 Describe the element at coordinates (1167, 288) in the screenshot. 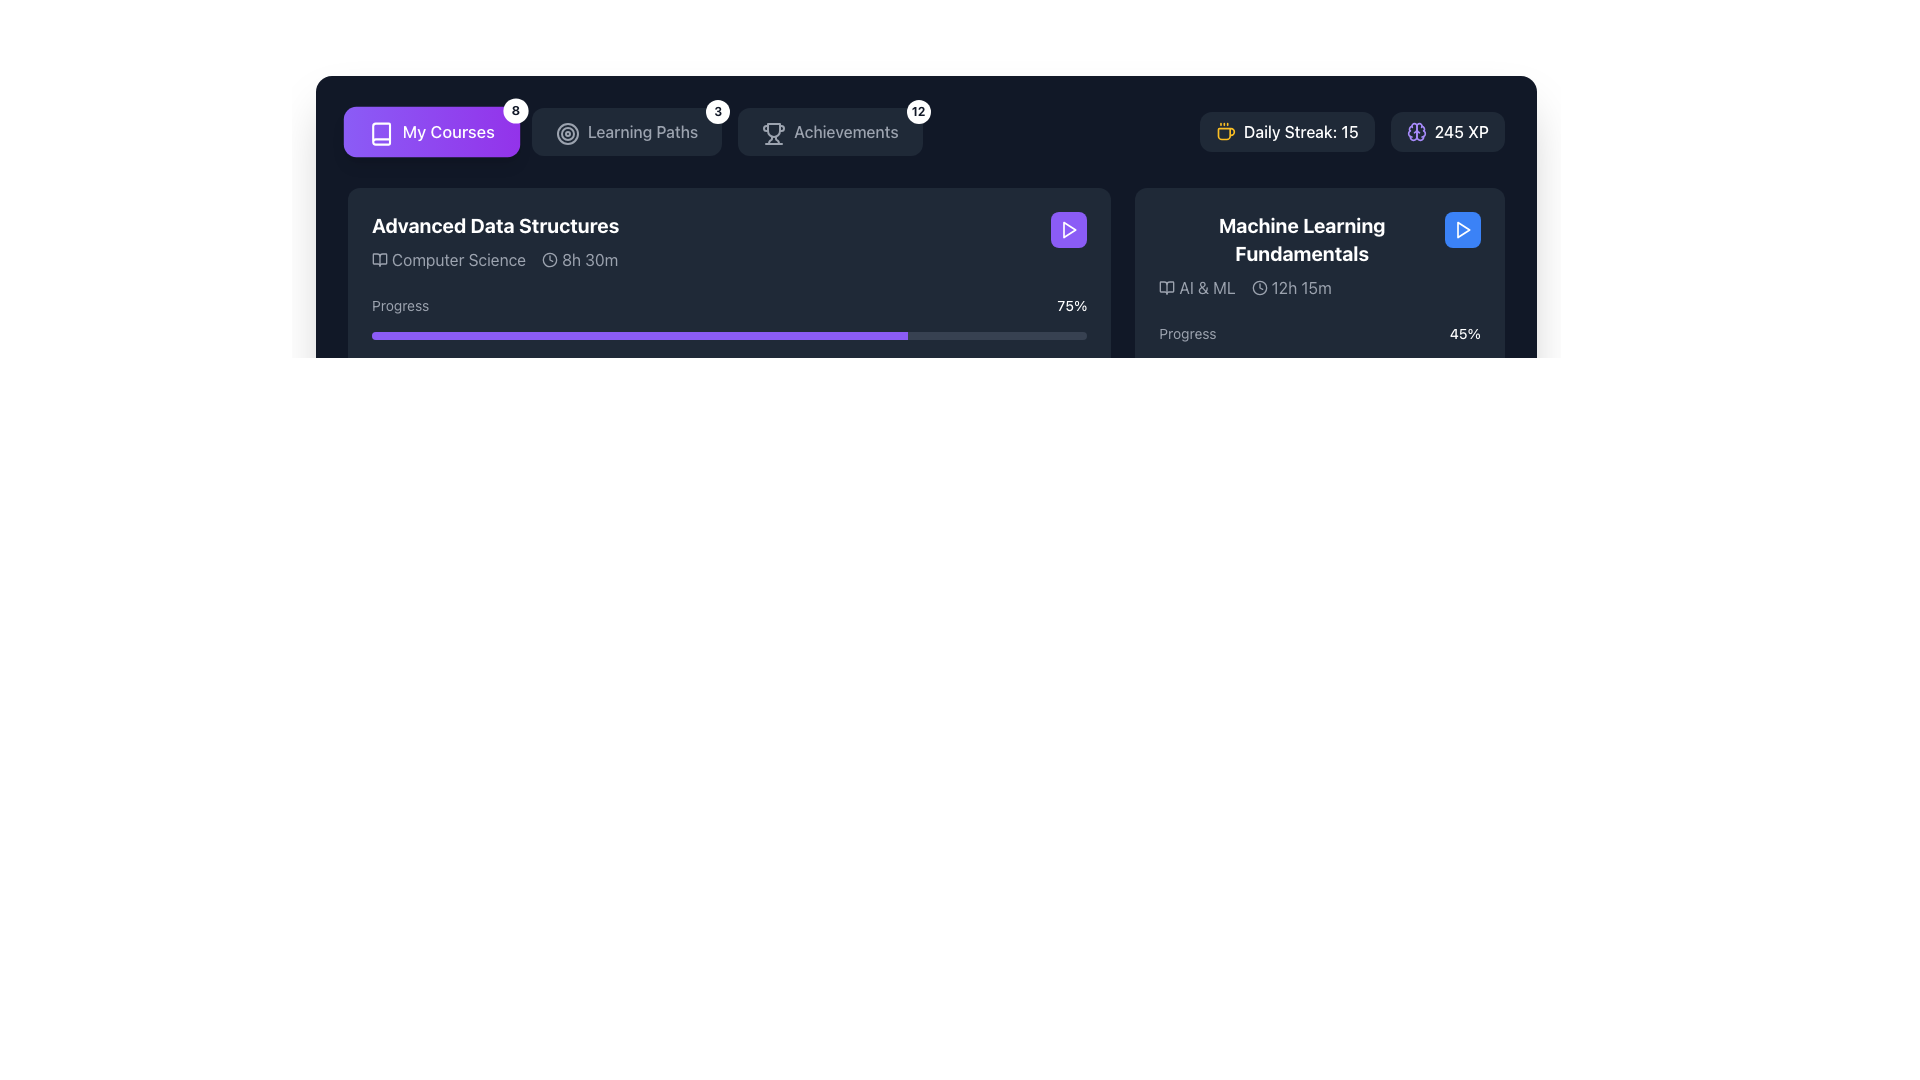

I see `the book-like icon positioned to the left of the 'AI & ML' text in the 'Machine Learning Fundamentals' card` at that location.